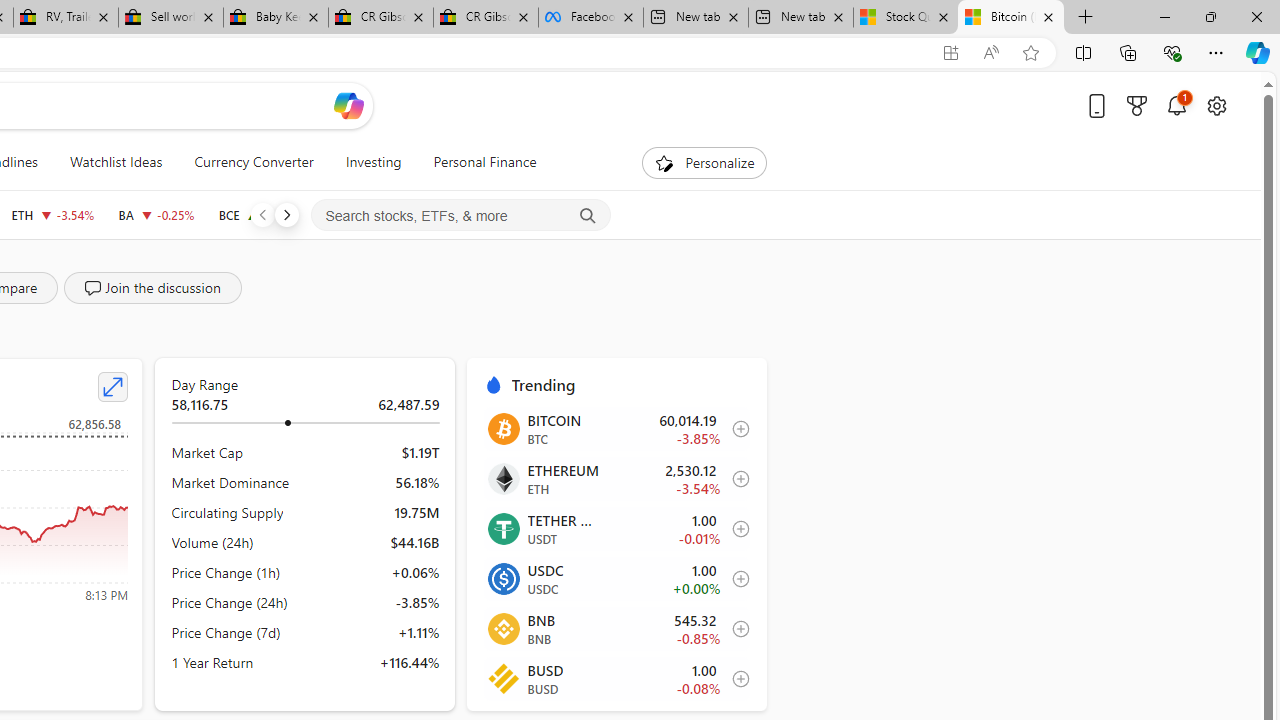 The height and width of the screenshot is (720, 1280). Describe the element at coordinates (1176, 105) in the screenshot. I see `'Notifications'` at that location.